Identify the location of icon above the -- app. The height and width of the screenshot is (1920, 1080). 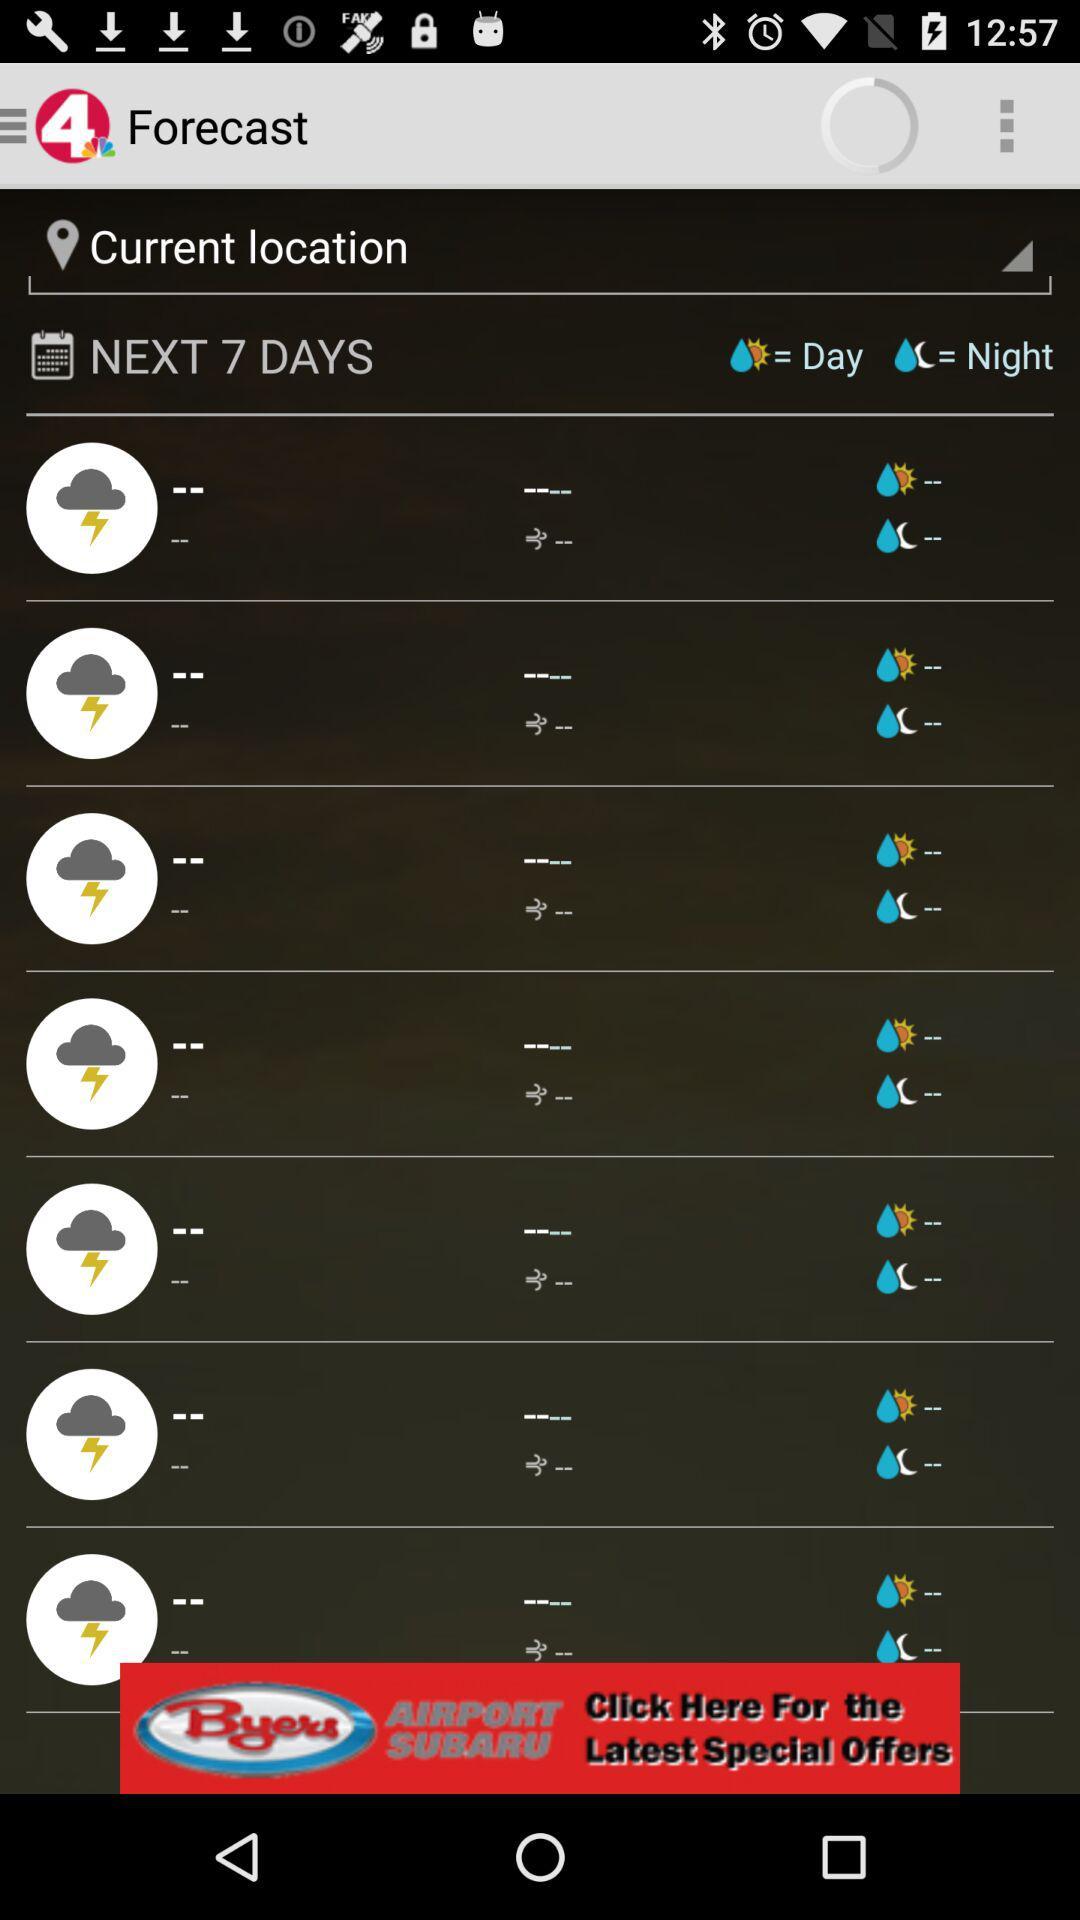
(560, 1042).